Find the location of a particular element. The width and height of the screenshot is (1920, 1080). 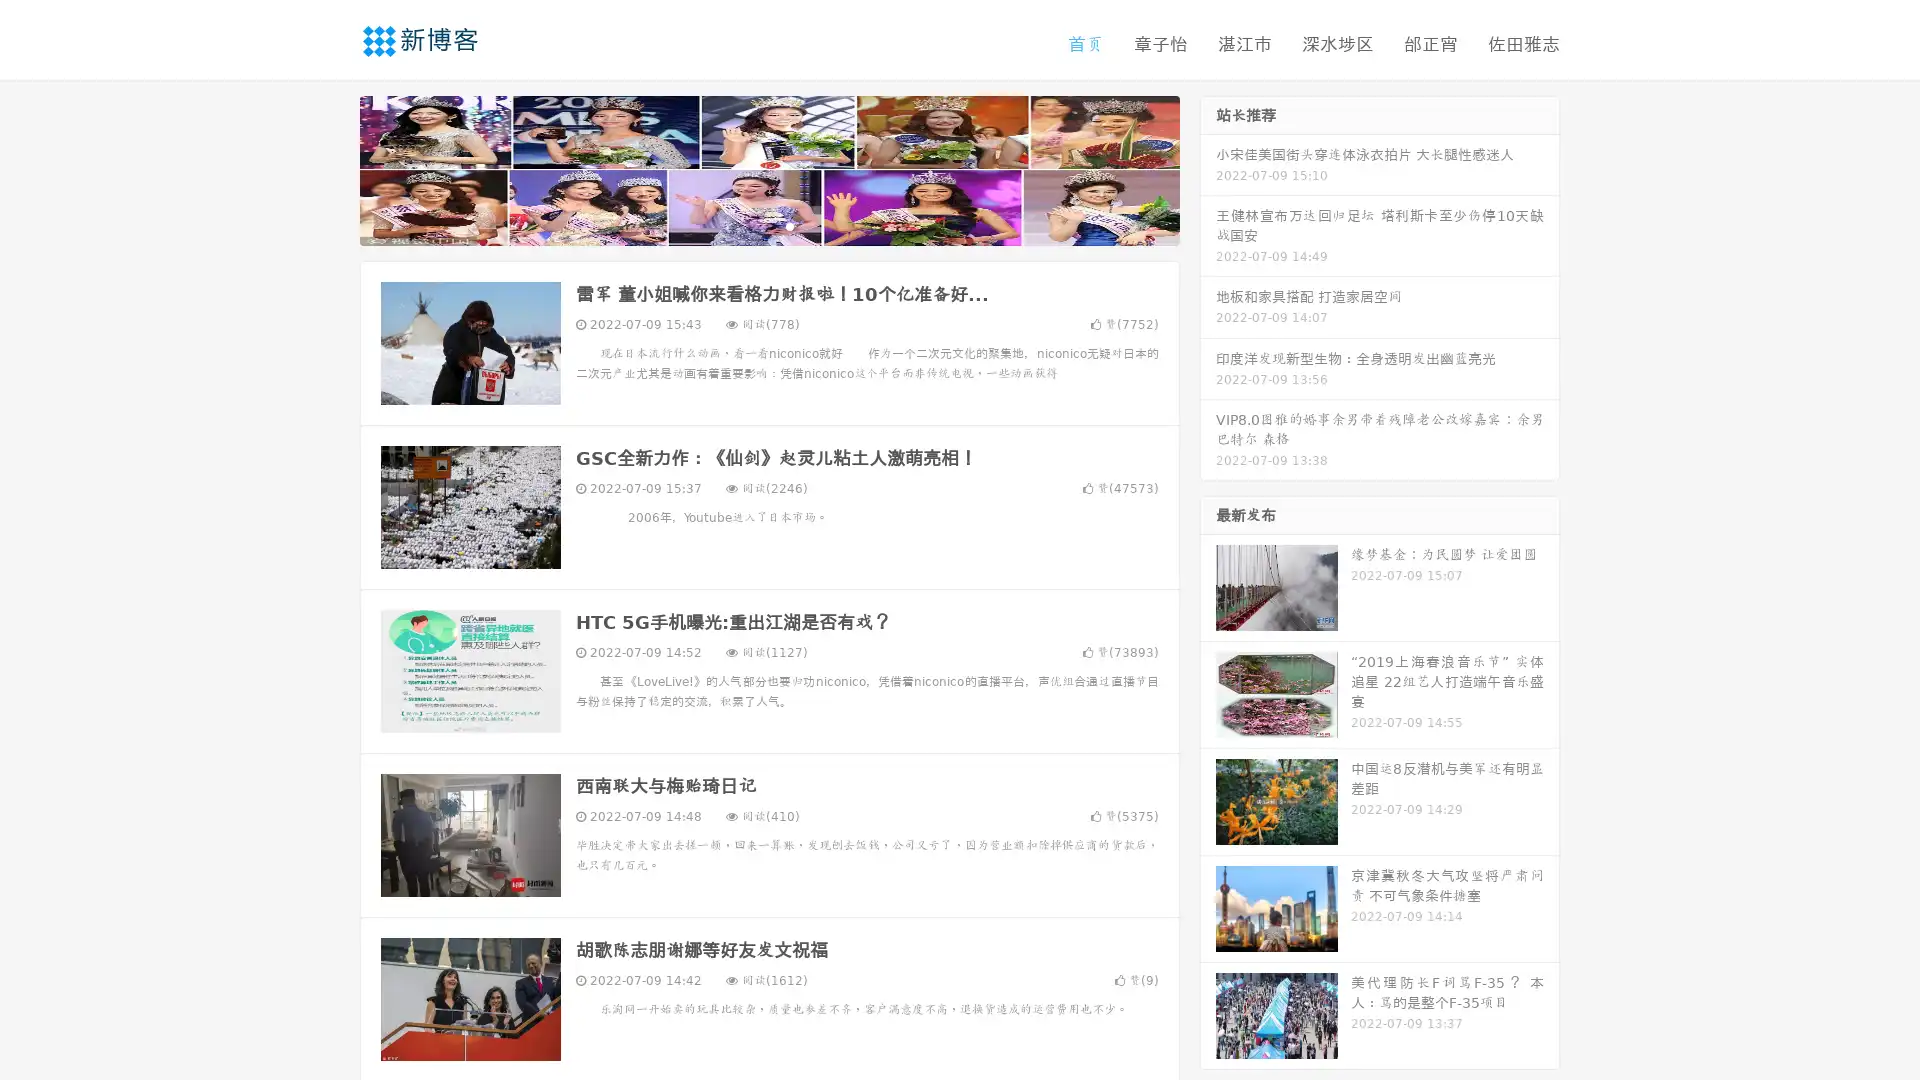

Go to slide 1 is located at coordinates (748, 225).